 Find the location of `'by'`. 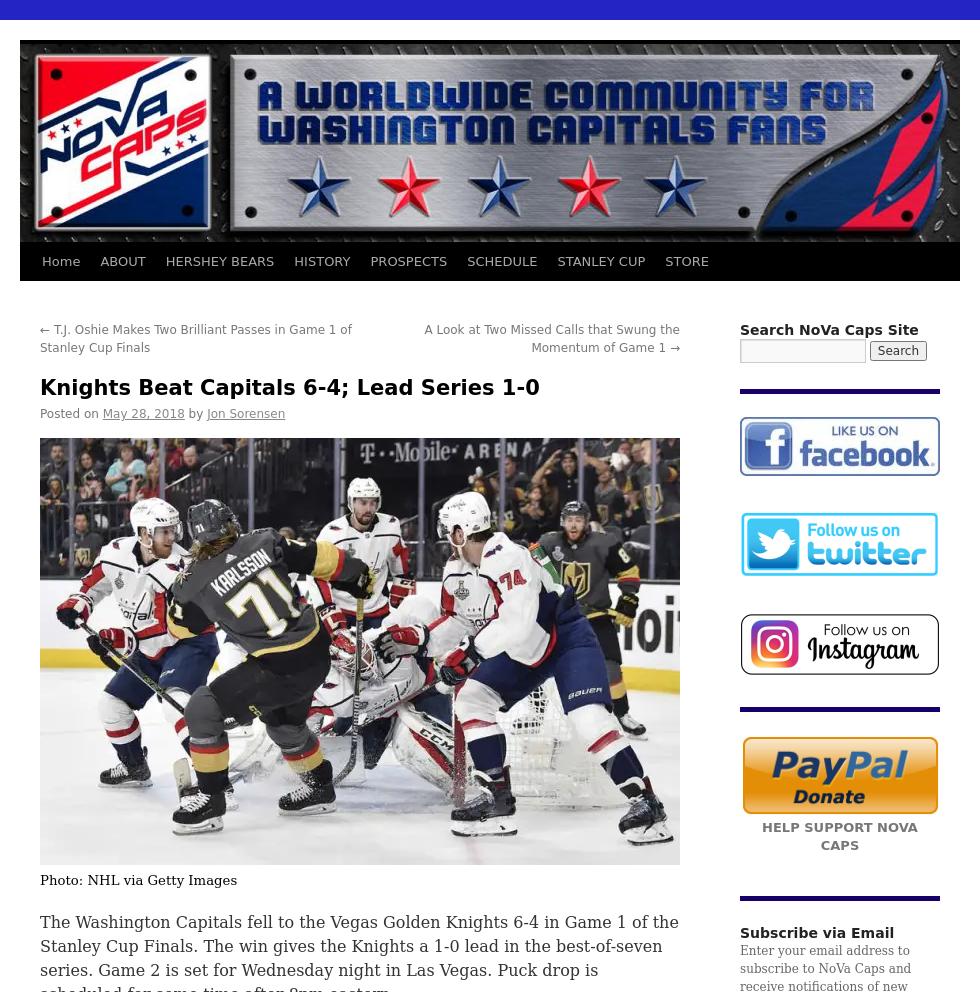

'by' is located at coordinates (195, 413).